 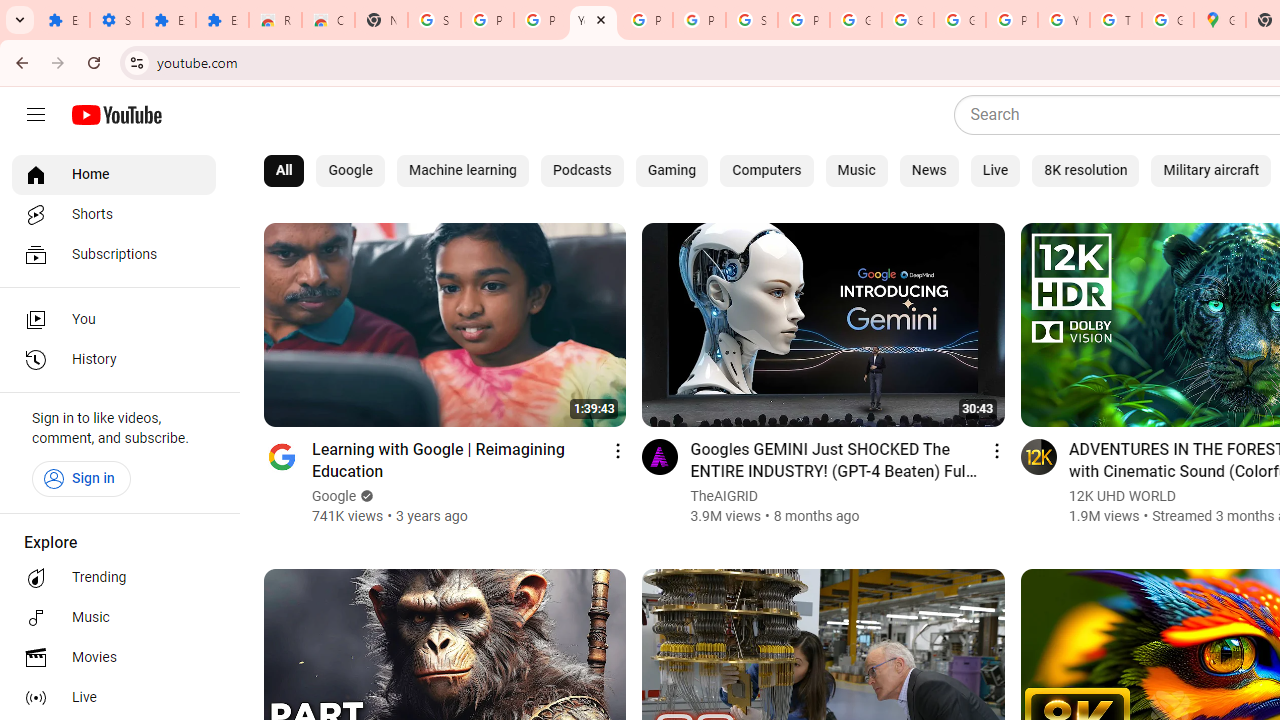 I want to click on 'Sign in', so click(x=80, y=478).